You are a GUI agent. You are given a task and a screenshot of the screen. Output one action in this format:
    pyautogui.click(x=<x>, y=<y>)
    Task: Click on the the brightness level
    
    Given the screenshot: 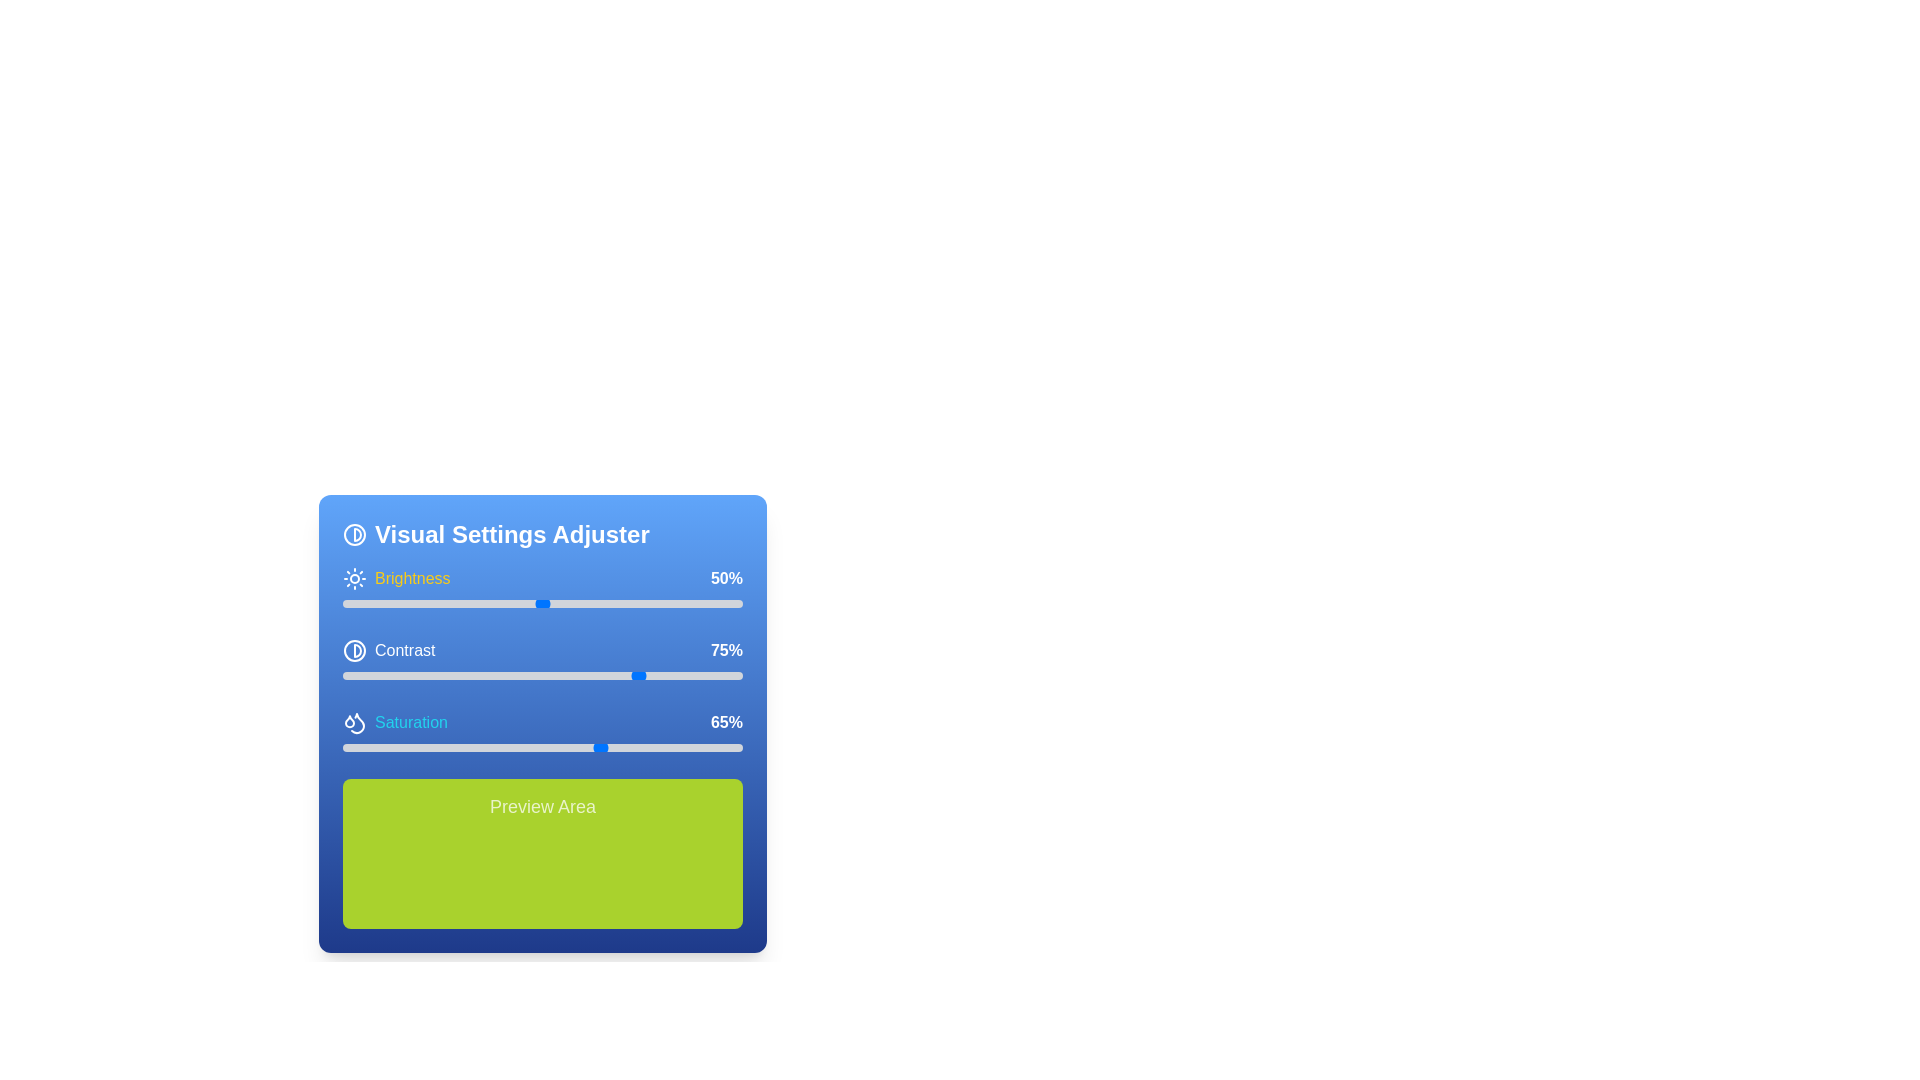 What is the action you would take?
    pyautogui.click(x=441, y=603)
    